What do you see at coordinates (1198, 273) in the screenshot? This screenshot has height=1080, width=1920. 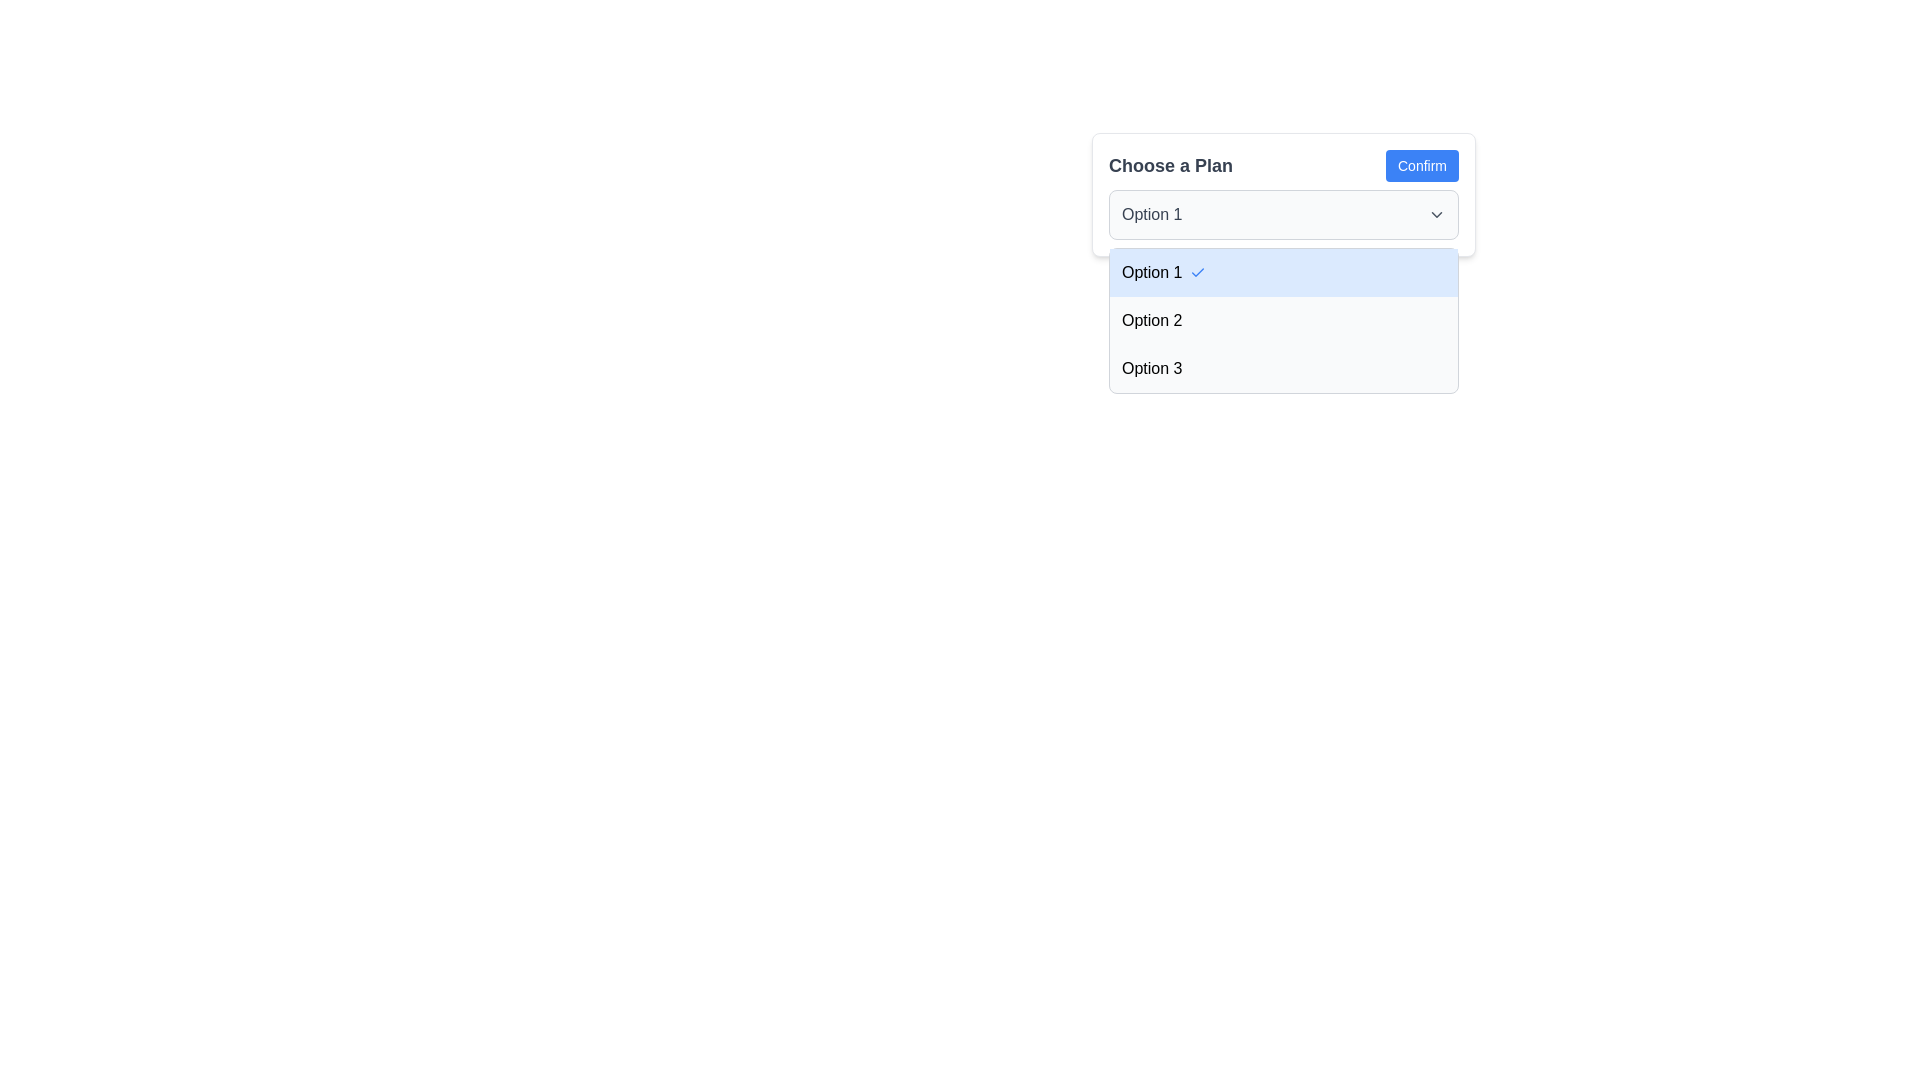 I see `the checkmark icon located to the right of 'Option 1' in the dropdown menu titled 'Choose a Plan'` at bounding box center [1198, 273].